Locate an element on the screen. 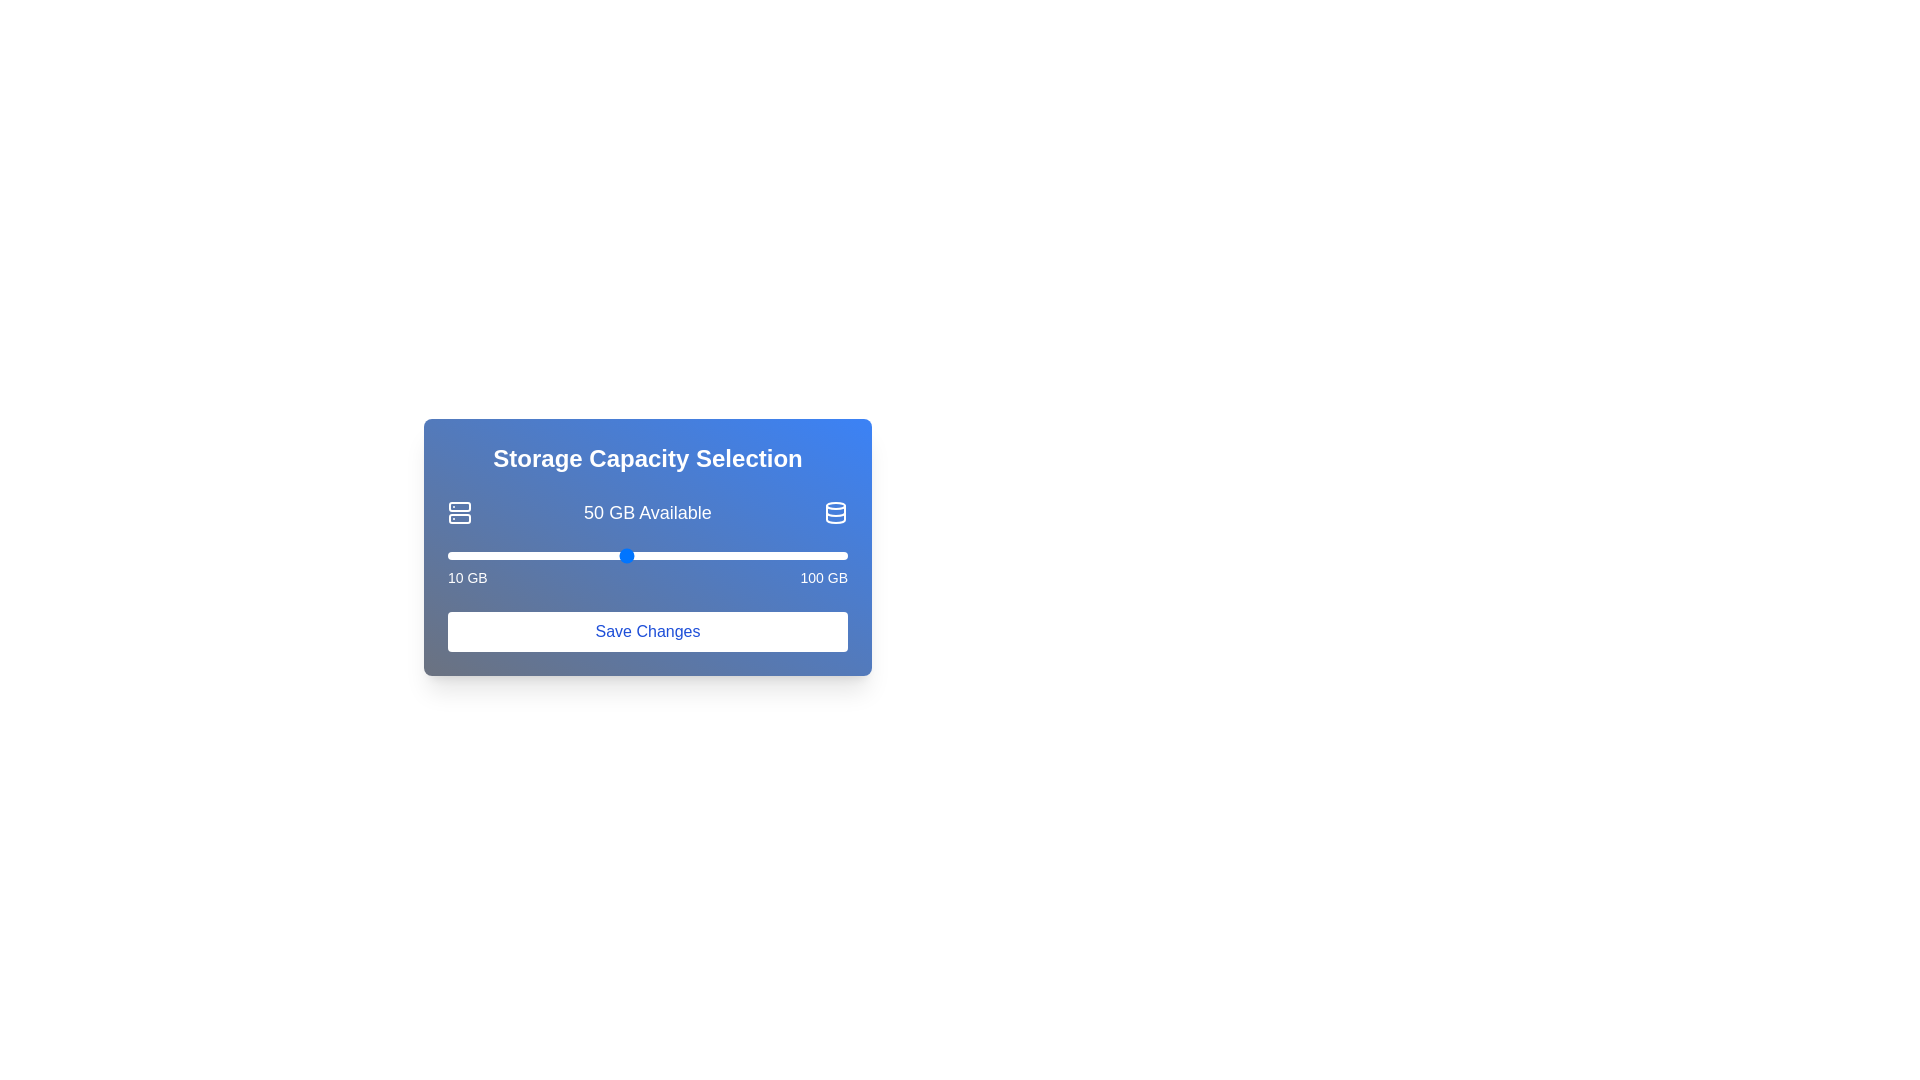 The height and width of the screenshot is (1080, 1920). the storage slider to set the storage capacity to 32 GB is located at coordinates (545, 555).